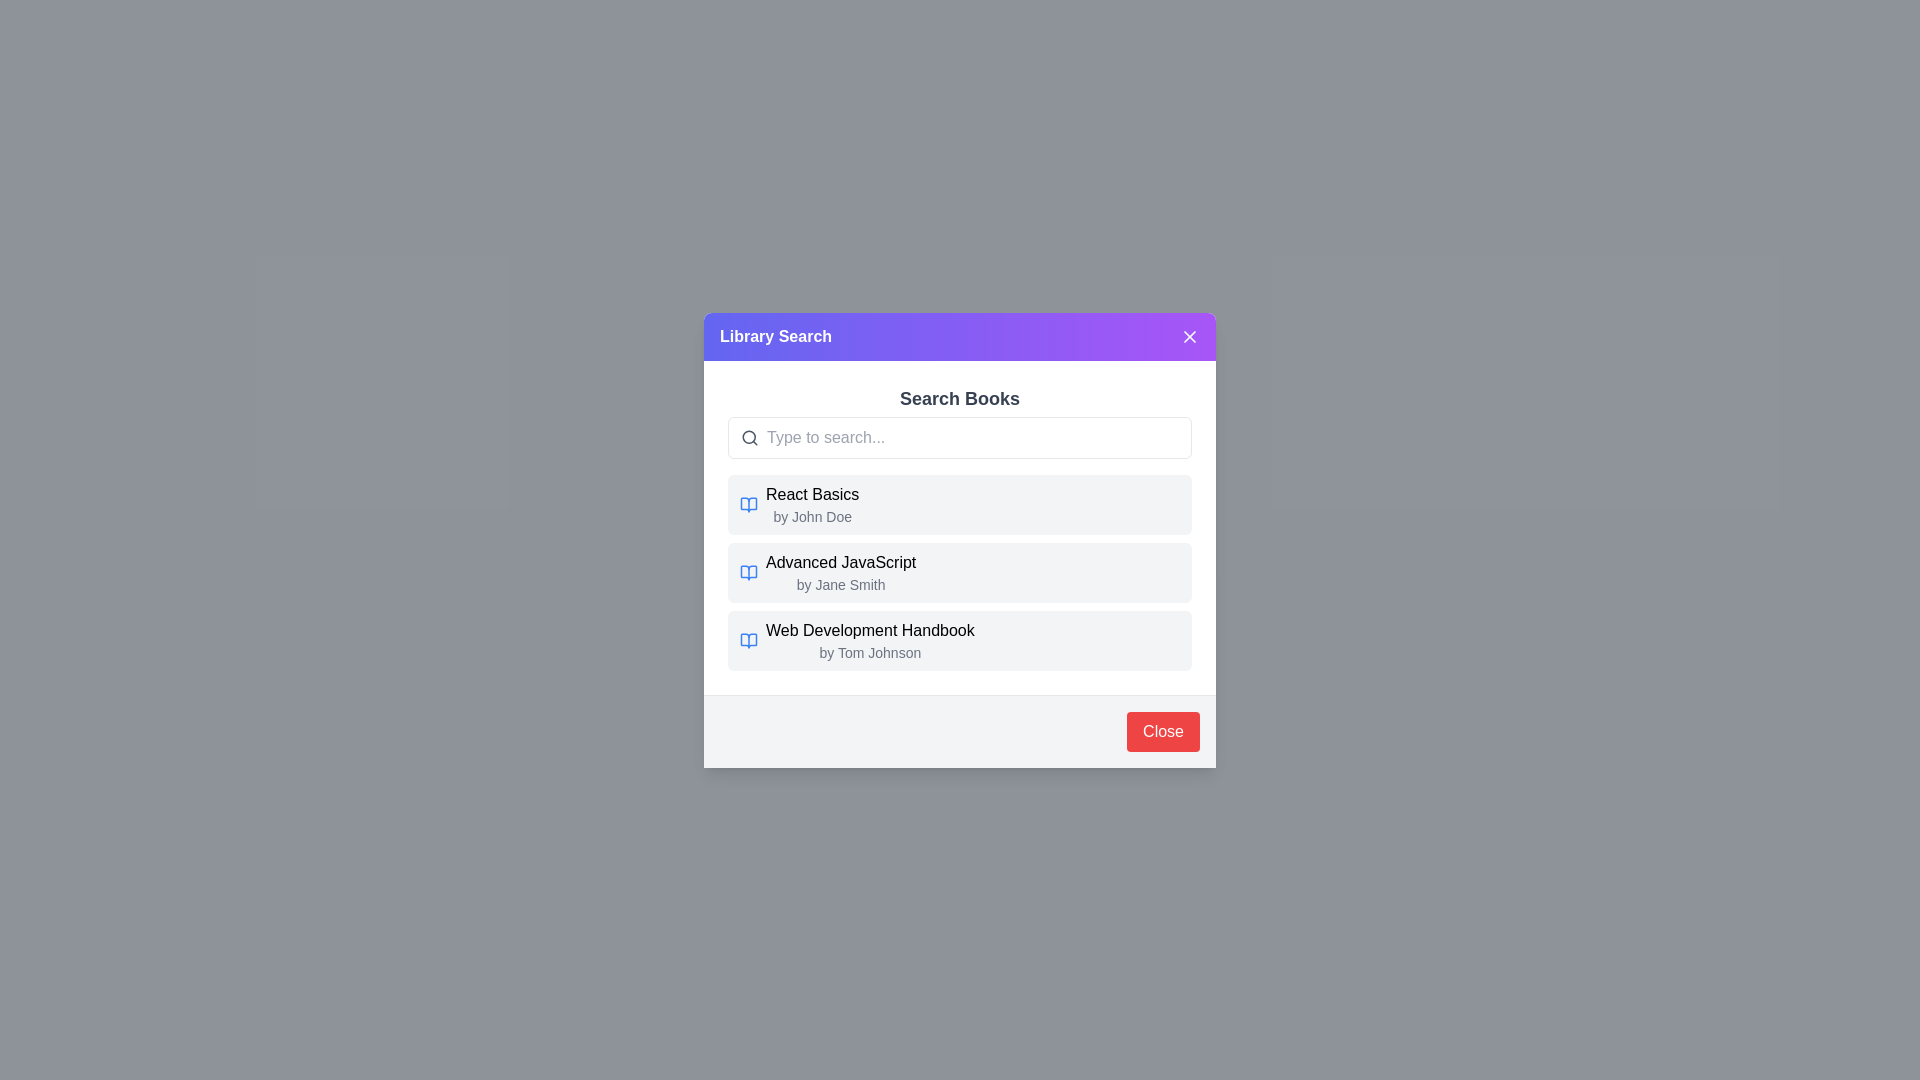 The width and height of the screenshot is (1920, 1080). What do you see at coordinates (1163, 731) in the screenshot?
I see `the 'Close' button with a bold red background and white text located at the bottom-right corner of the modal dialog` at bounding box center [1163, 731].